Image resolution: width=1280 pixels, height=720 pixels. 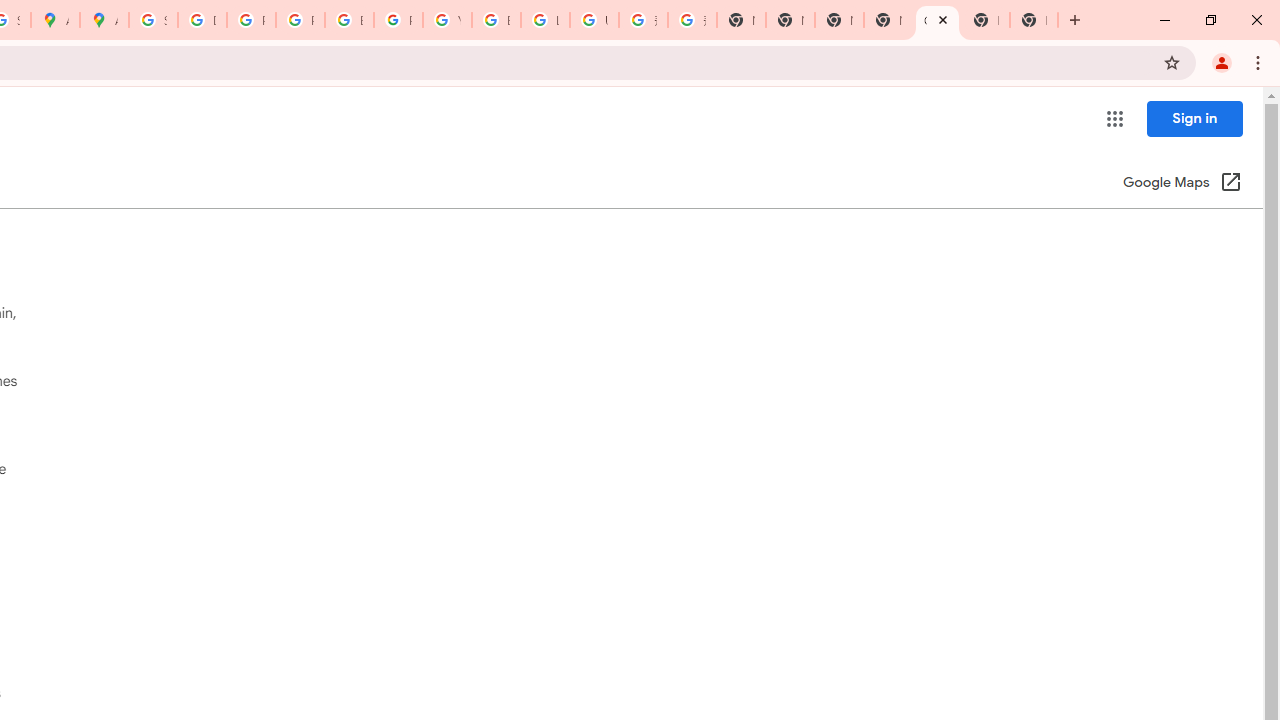 What do you see at coordinates (1182, 183) in the screenshot?
I see `'Google Maps (Open in a new window)'` at bounding box center [1182, 183].